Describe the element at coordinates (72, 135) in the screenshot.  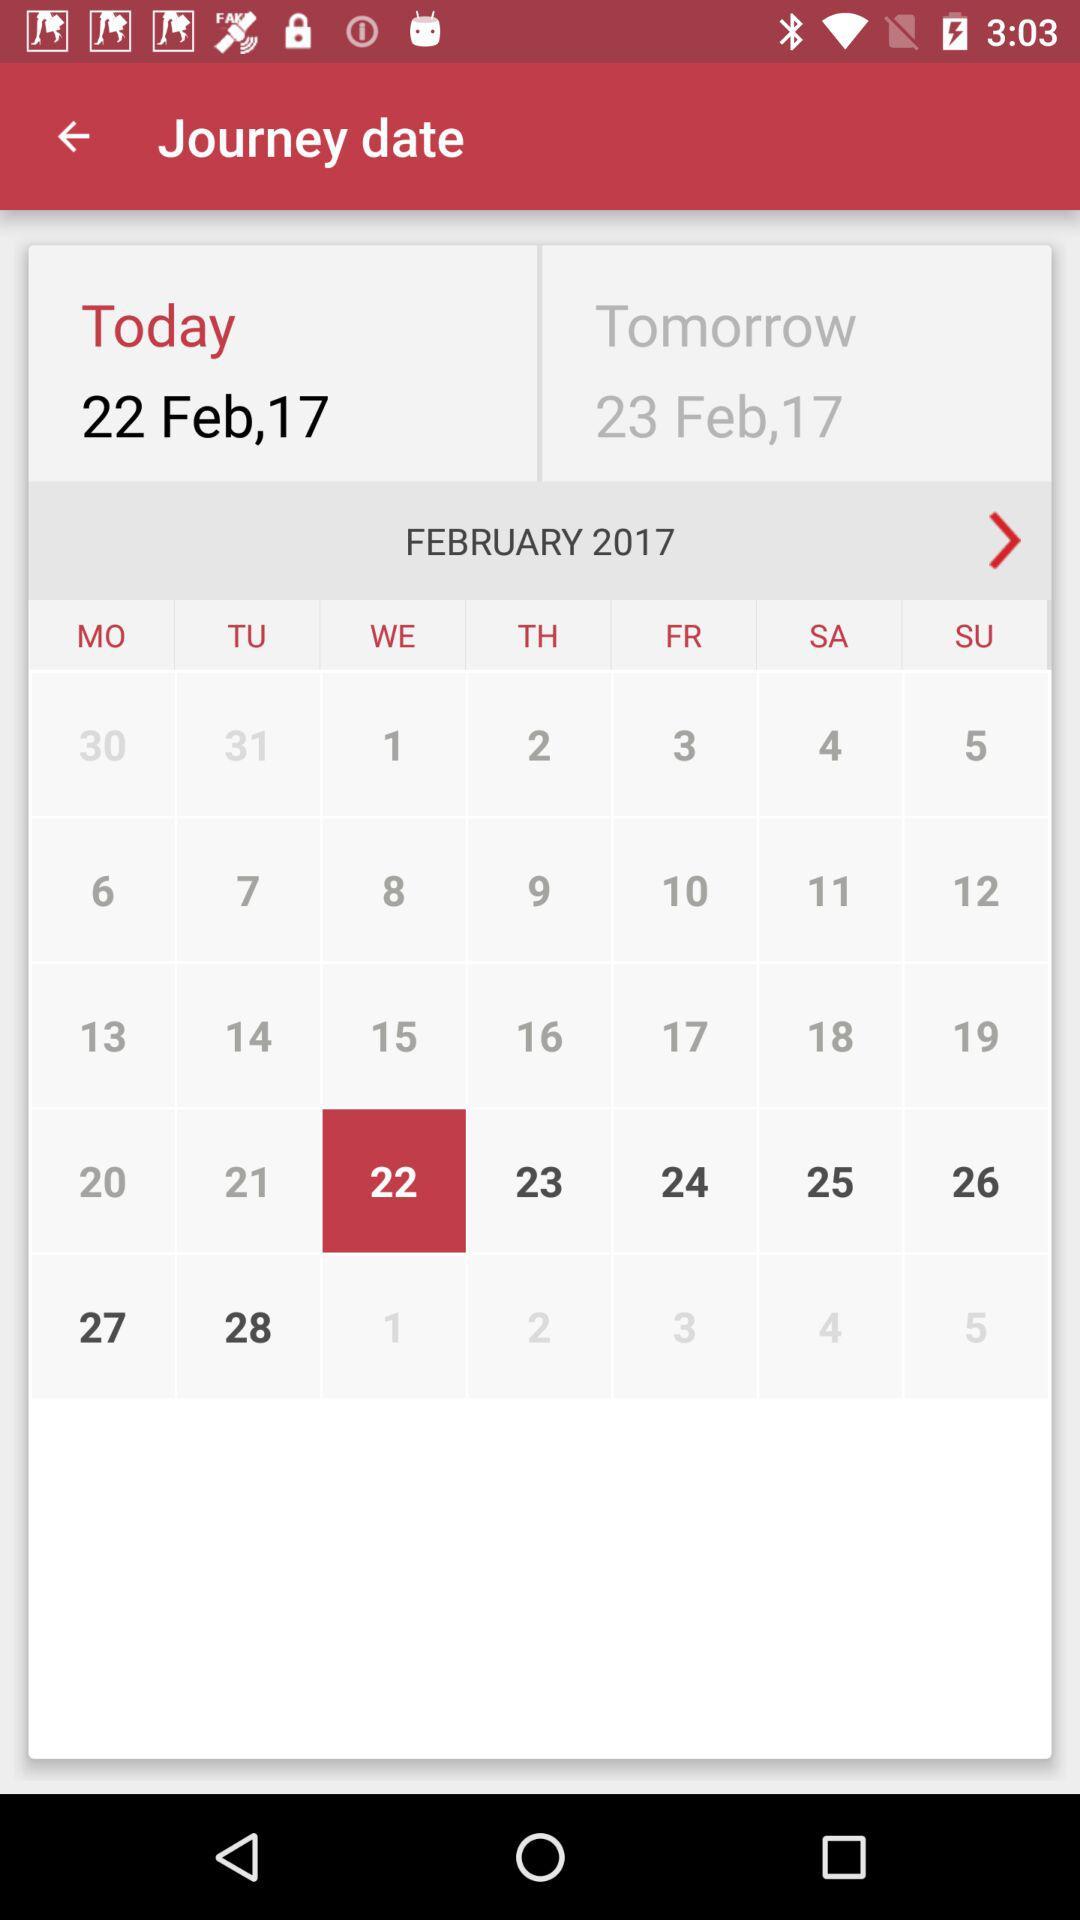
I see `icon above today item` at that location.